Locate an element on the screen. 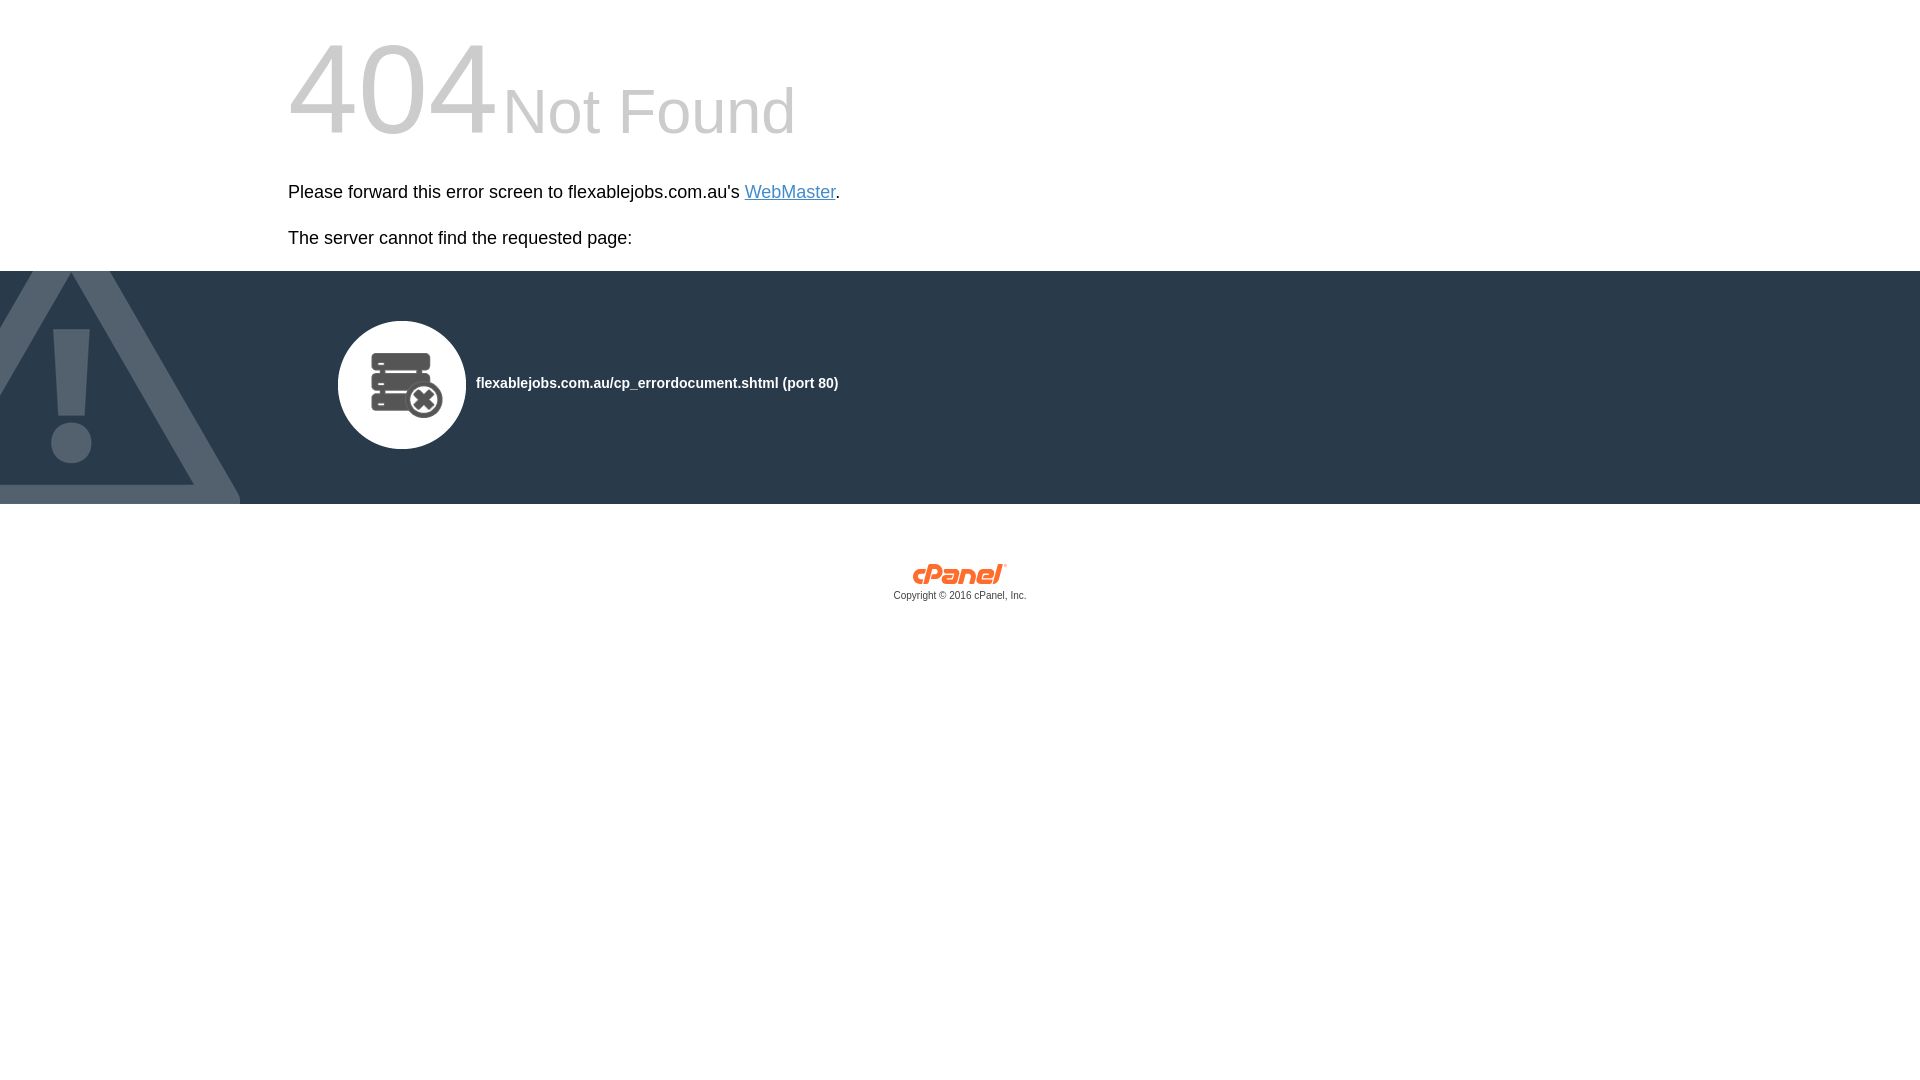 Image resolution: width=1920 pixels, height=1080 pixels. 'WebMaster' is located at coordinates (789, 192).